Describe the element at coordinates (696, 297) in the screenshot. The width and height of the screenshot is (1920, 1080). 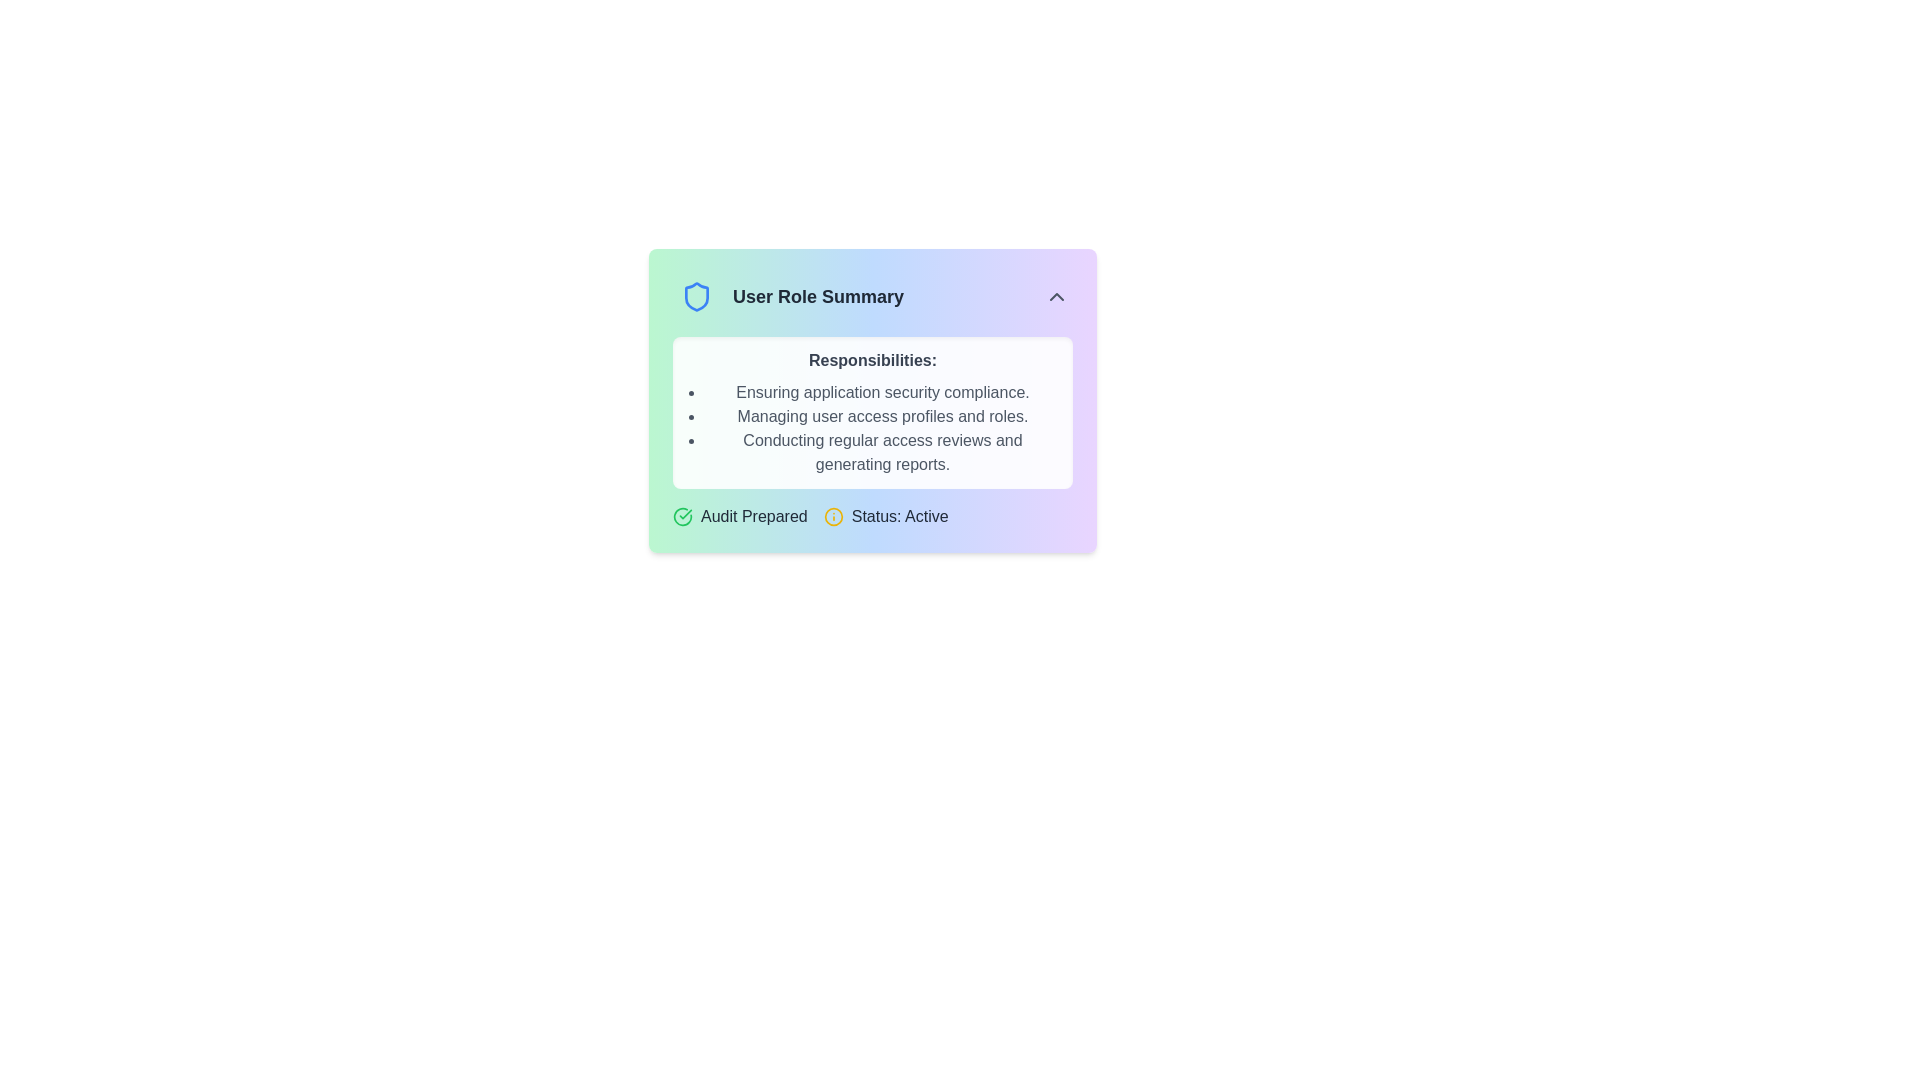
I see `the circular icon with a light blue background and a shield icon outlined in blue, located inside the 'User Role Summary' header box` at that location.